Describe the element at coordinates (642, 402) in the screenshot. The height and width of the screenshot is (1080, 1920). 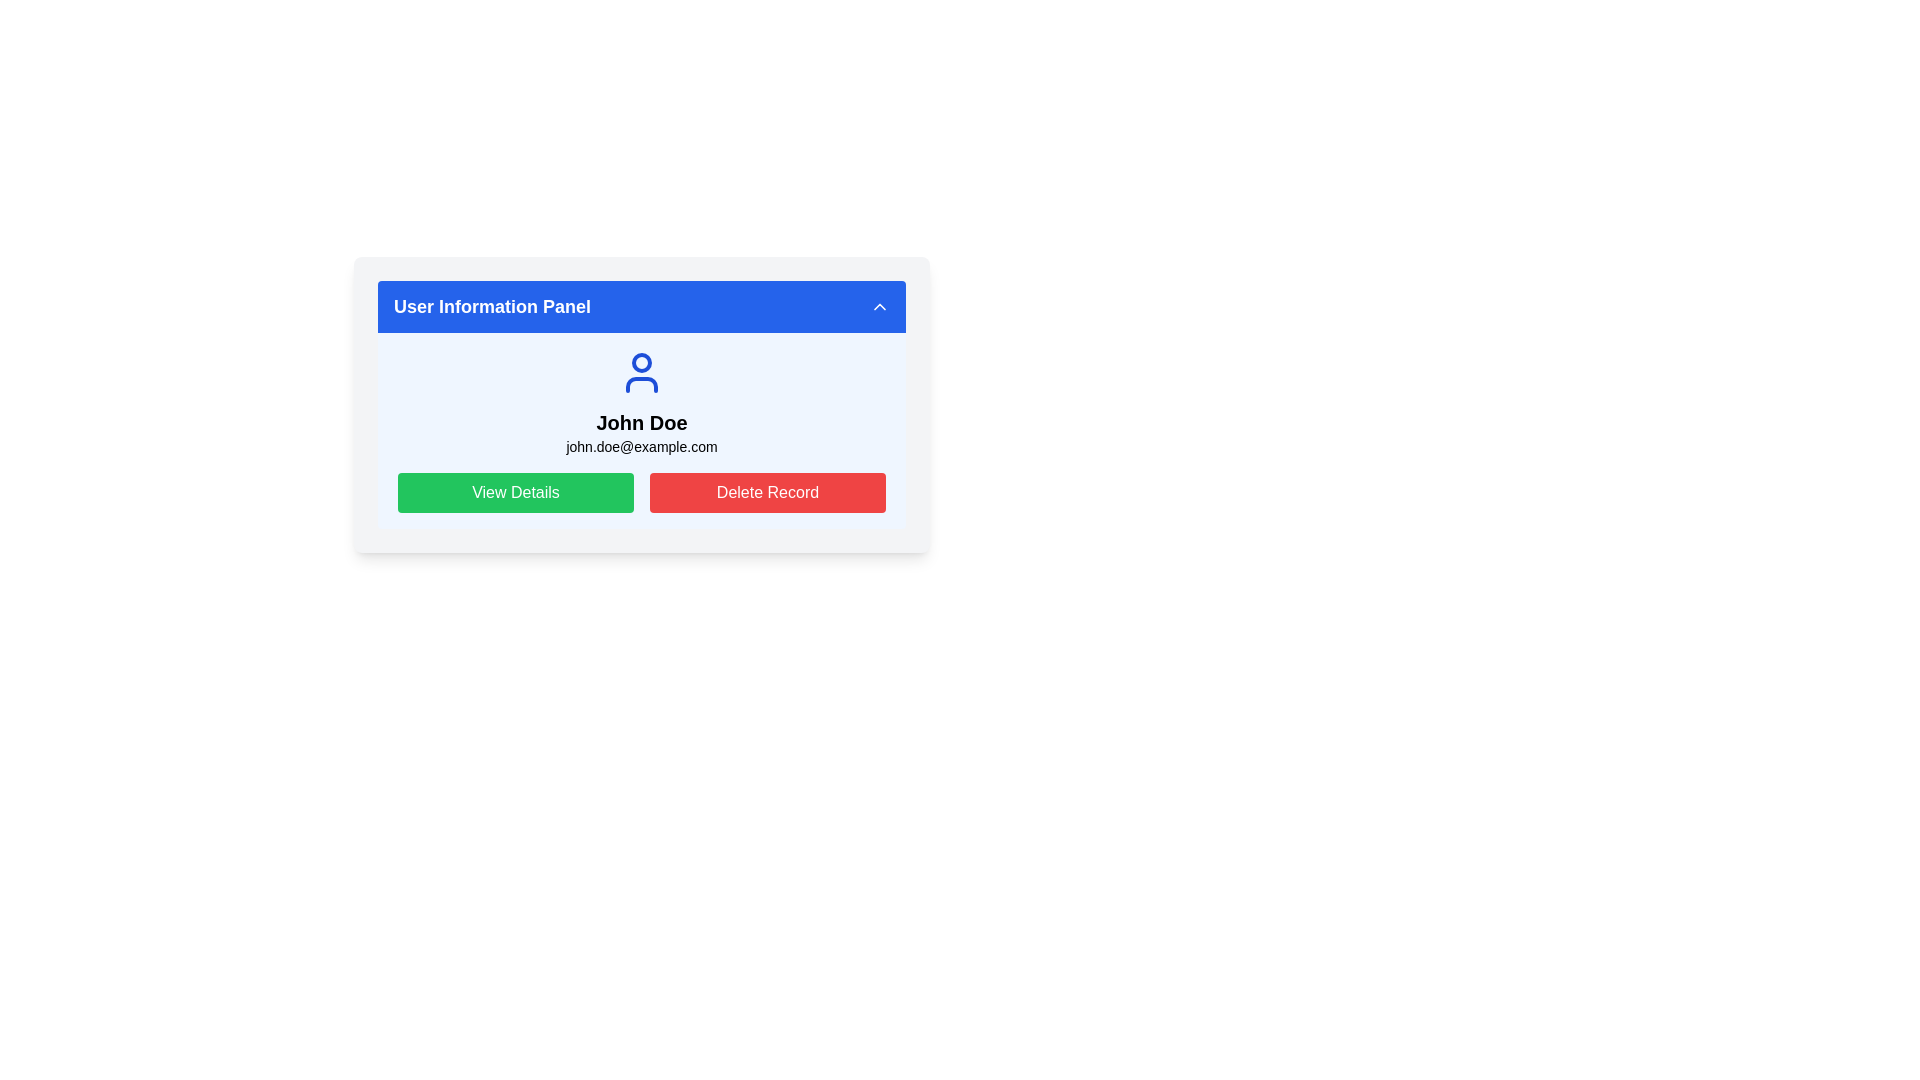
I see `the Profile summary section that displays the user's name and email, positioned centrally above the 'View Details' and 'Delete Record' buttons` at that location.